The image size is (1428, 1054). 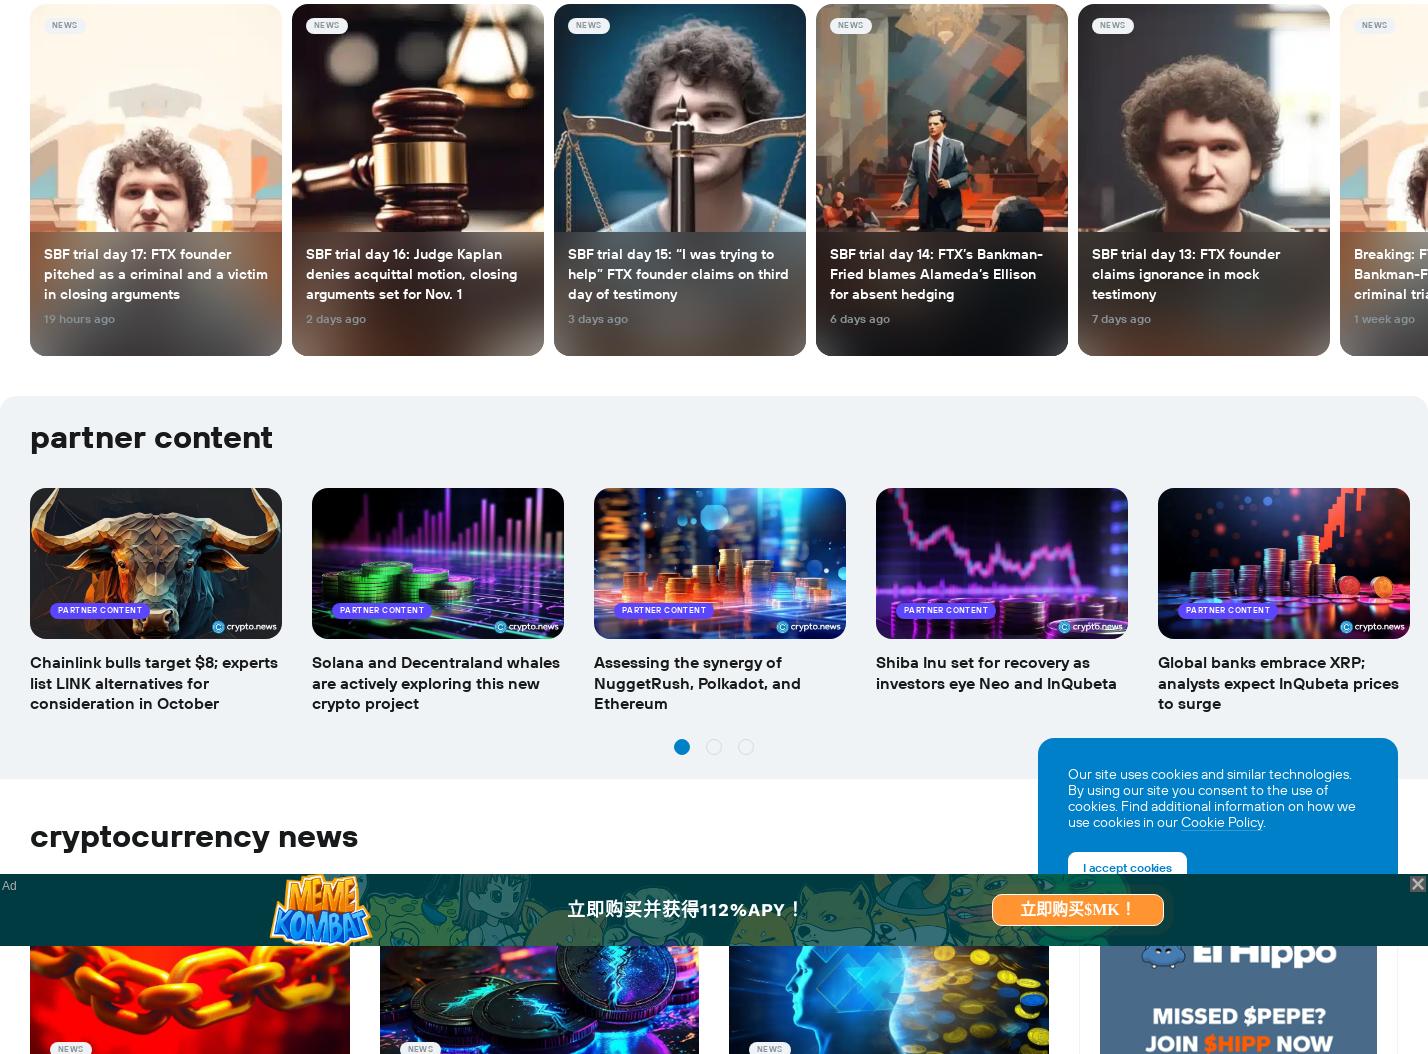 I want to click on 'SBF trial day 16: Judge Kaplan denies acquittal motion, closing arguments set for Nov. 1', so click(x=410, y=273).